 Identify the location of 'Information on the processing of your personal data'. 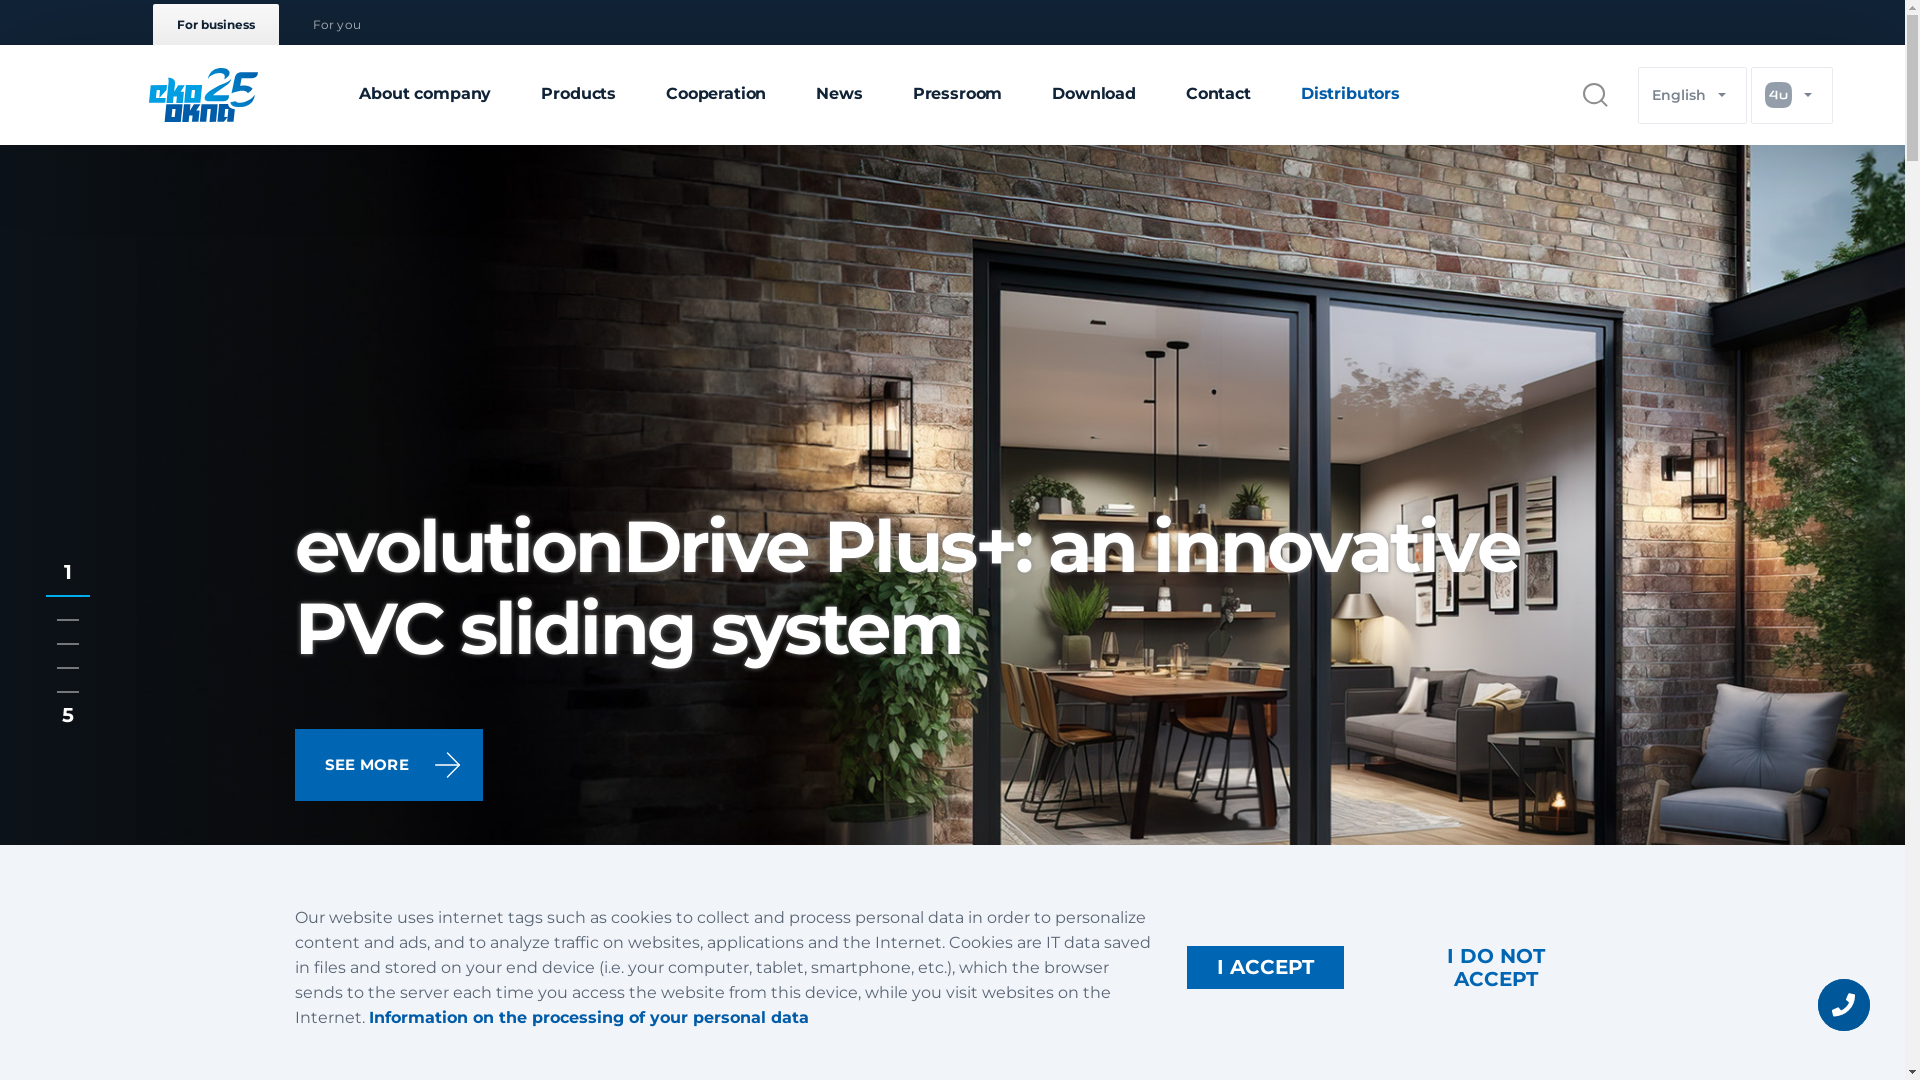
(587, 1017).